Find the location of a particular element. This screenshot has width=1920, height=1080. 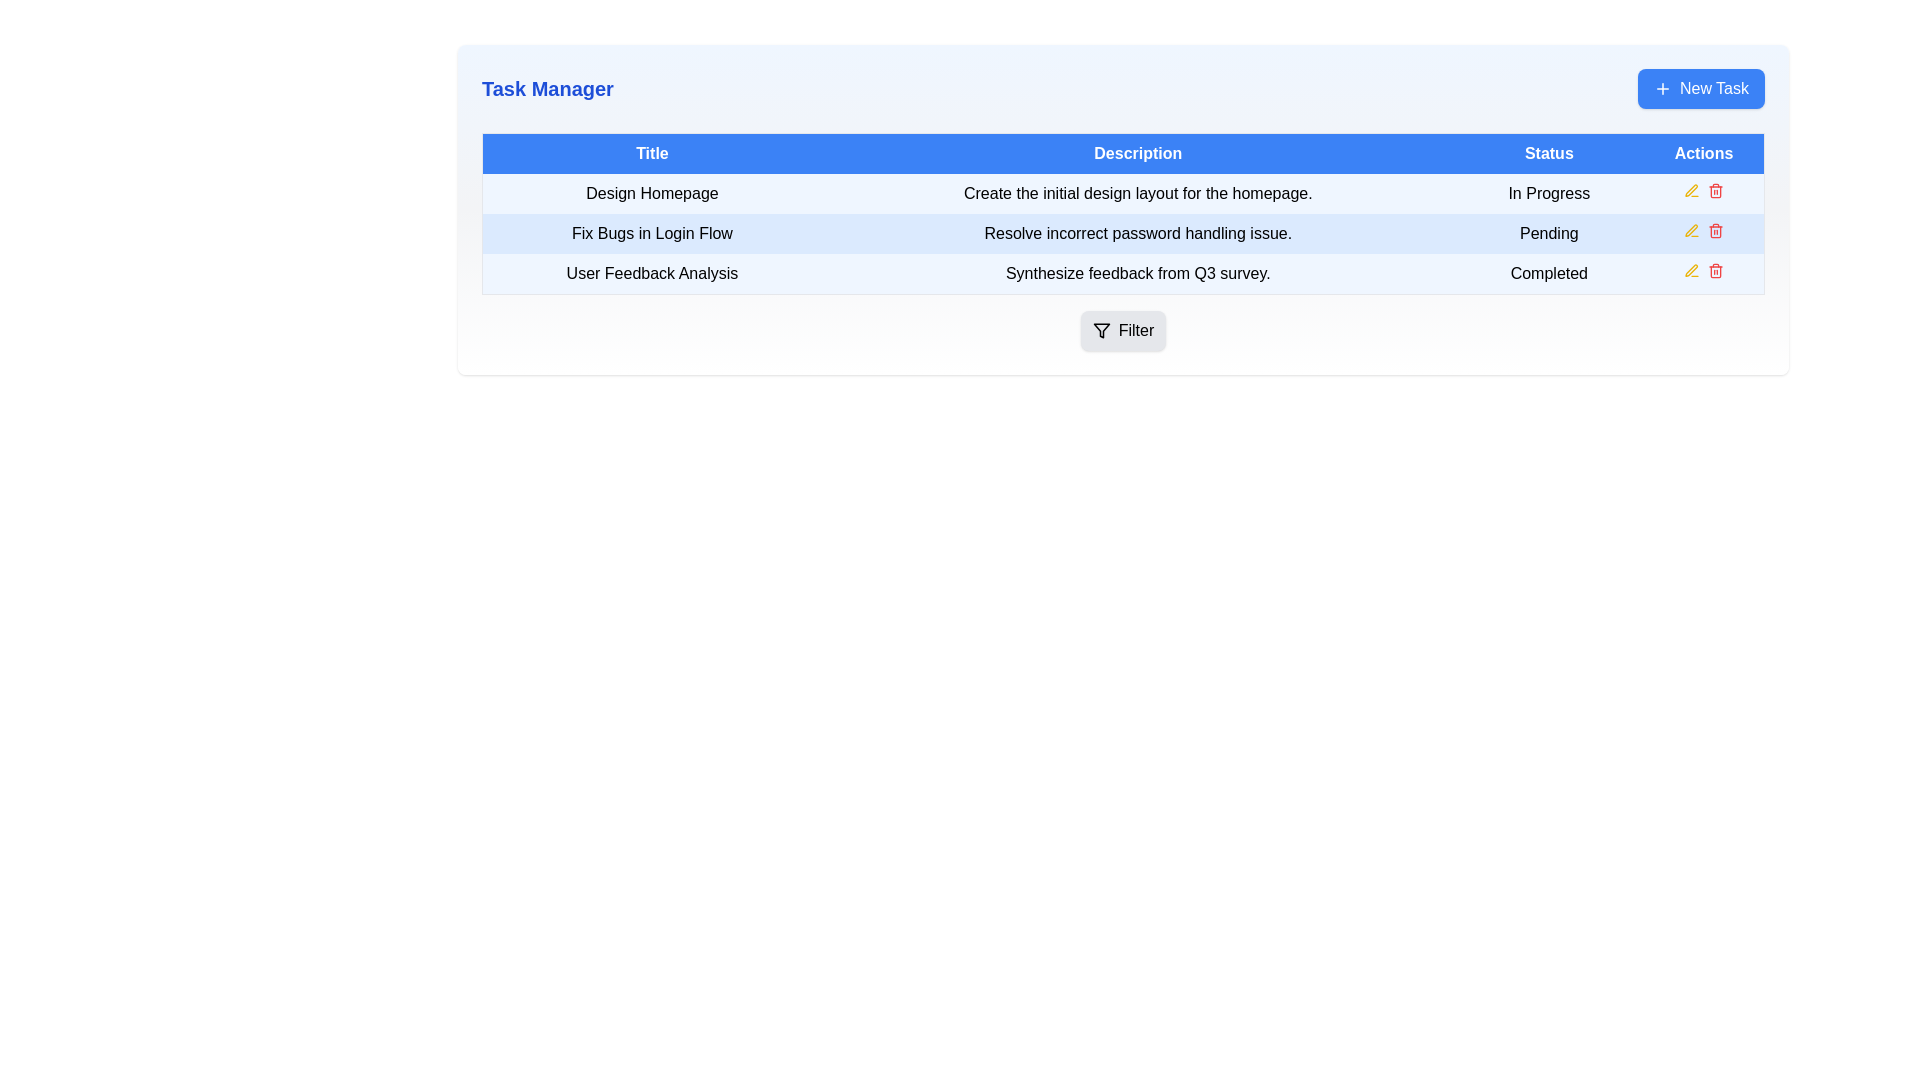

the static text label 'In Progress' located in the third column of the first row under the 'Status' column in the task table for the task titled 'Design Homepage' is located at coordinates (1548, 193).